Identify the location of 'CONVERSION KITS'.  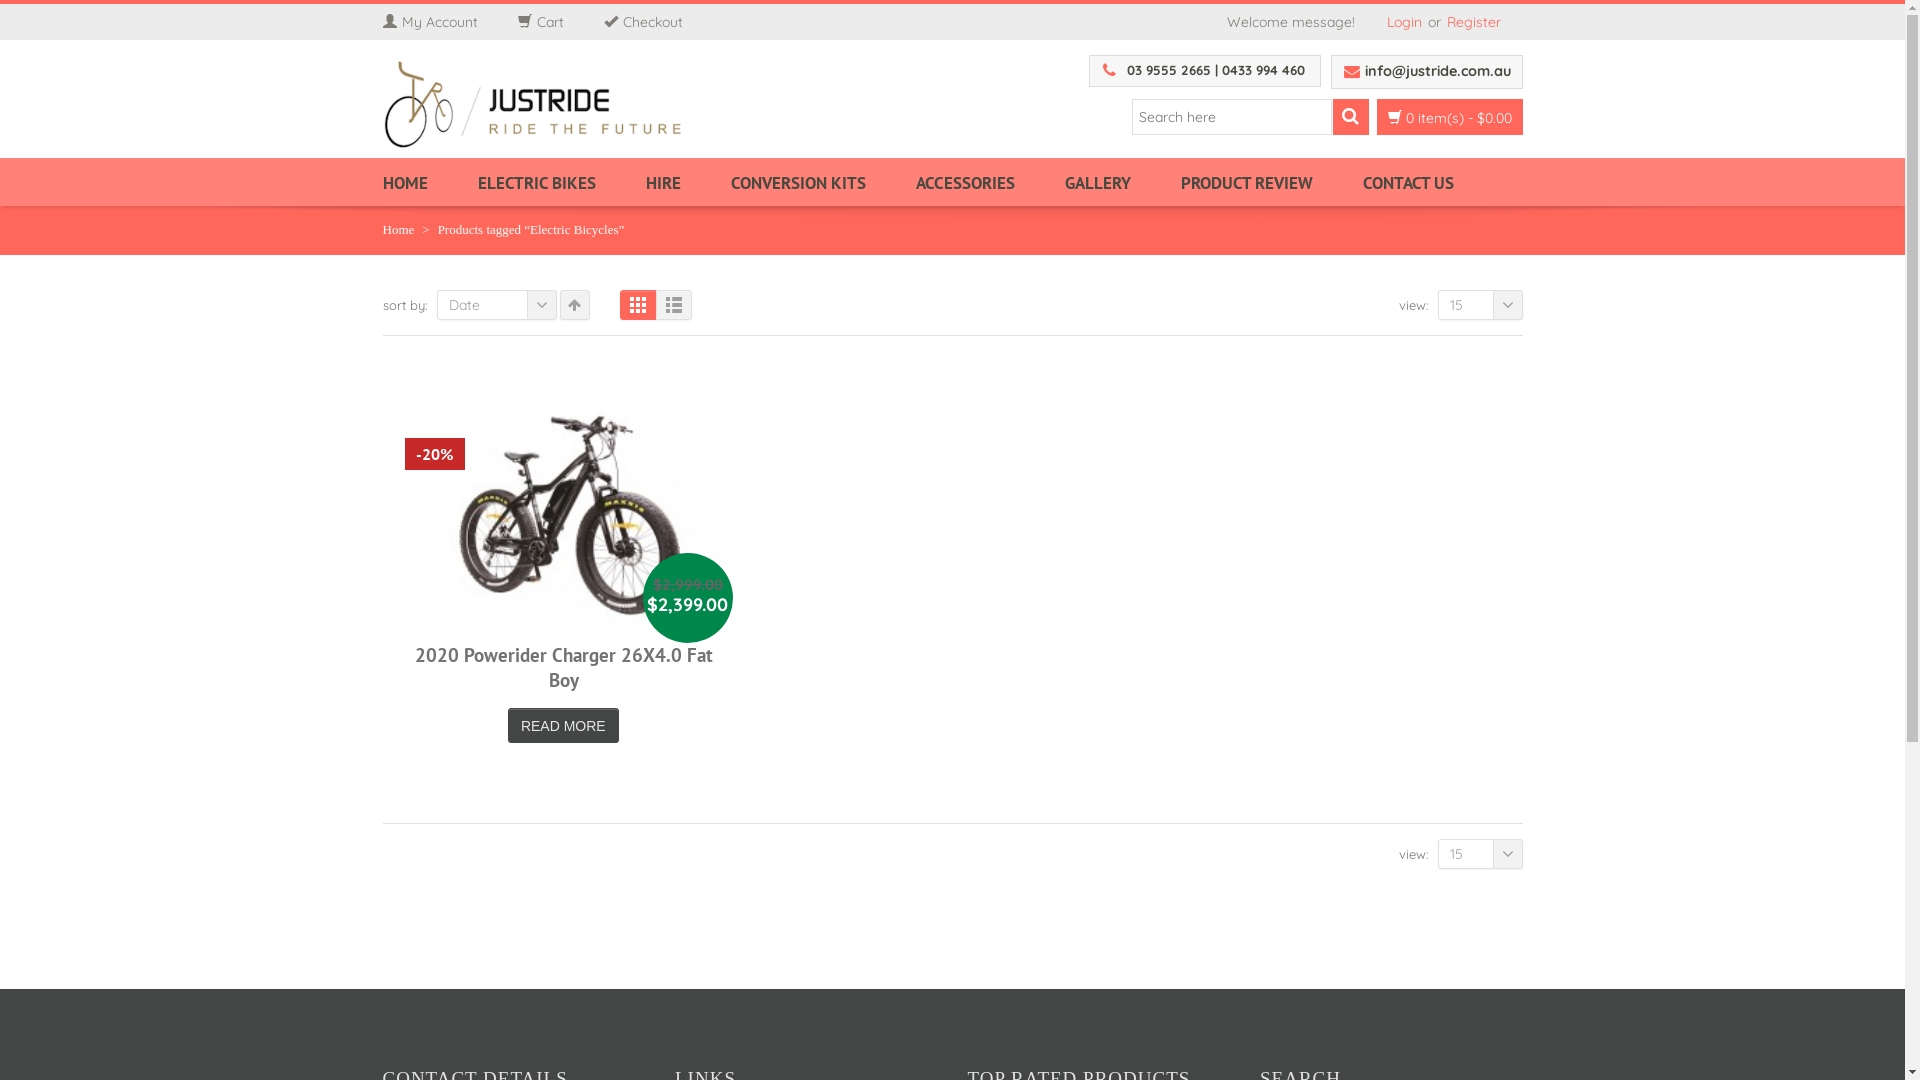
(822, 181).